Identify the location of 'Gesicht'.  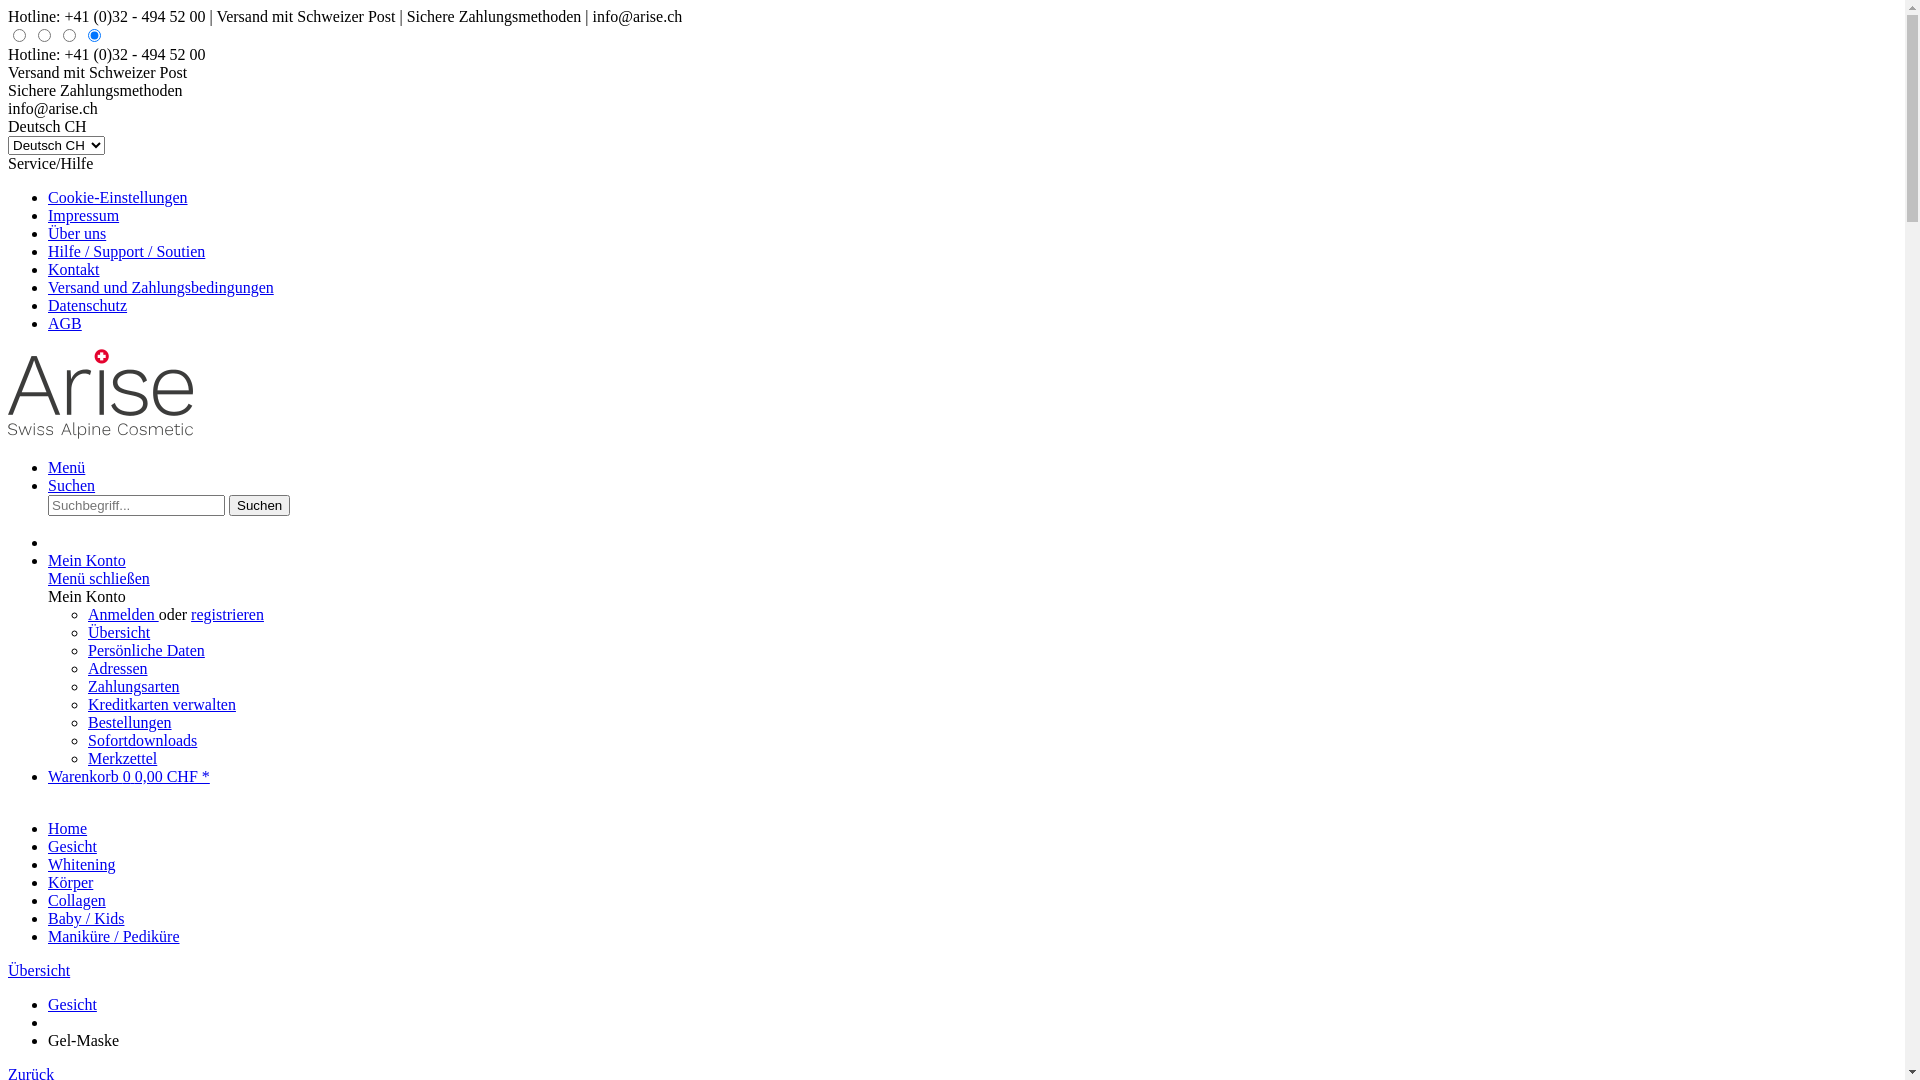
(72, 846).